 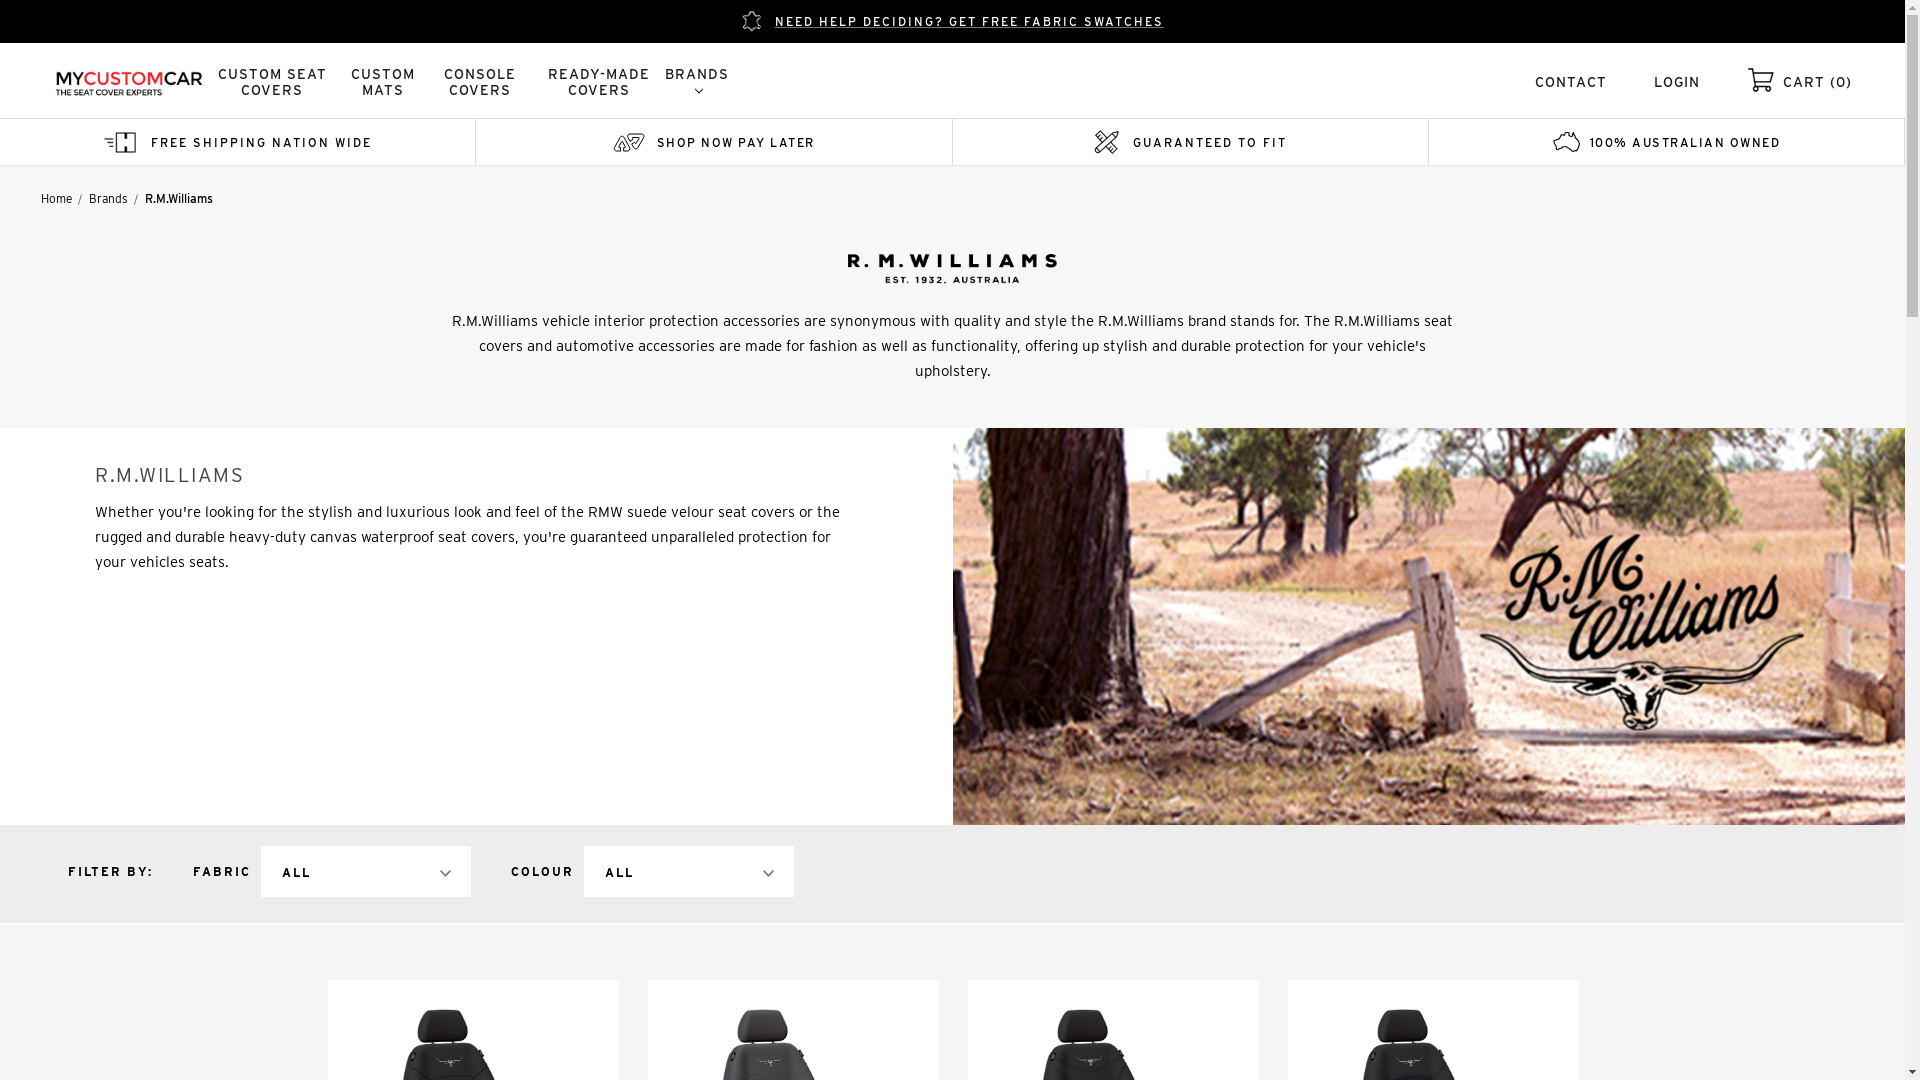 What do you see at coordinates (1817, 80) in the screenshot?
I see `'CART (0)'` at bounding box center [1817, 80].